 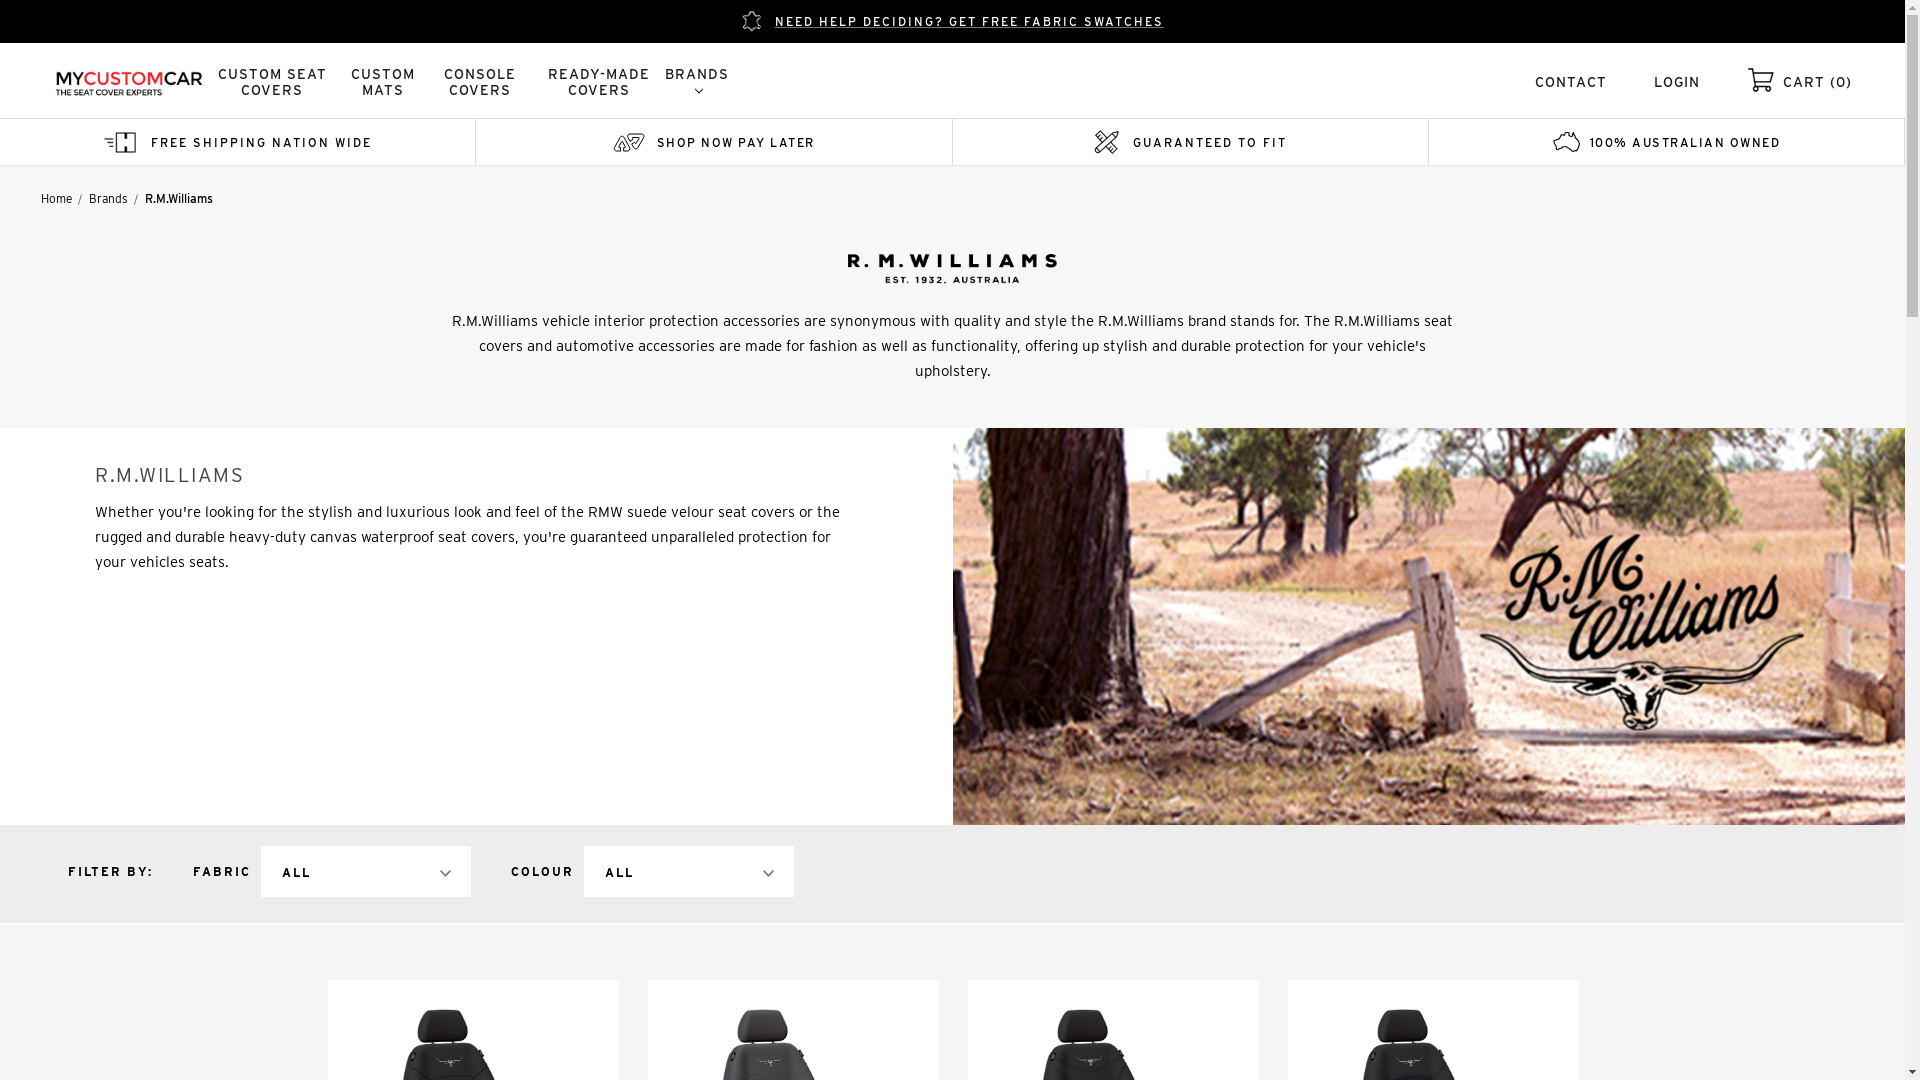 What do you see at coordinates (1817, 80) in the screenshot?
I see `'CART (0)'` at bounding box center [1817, 80].